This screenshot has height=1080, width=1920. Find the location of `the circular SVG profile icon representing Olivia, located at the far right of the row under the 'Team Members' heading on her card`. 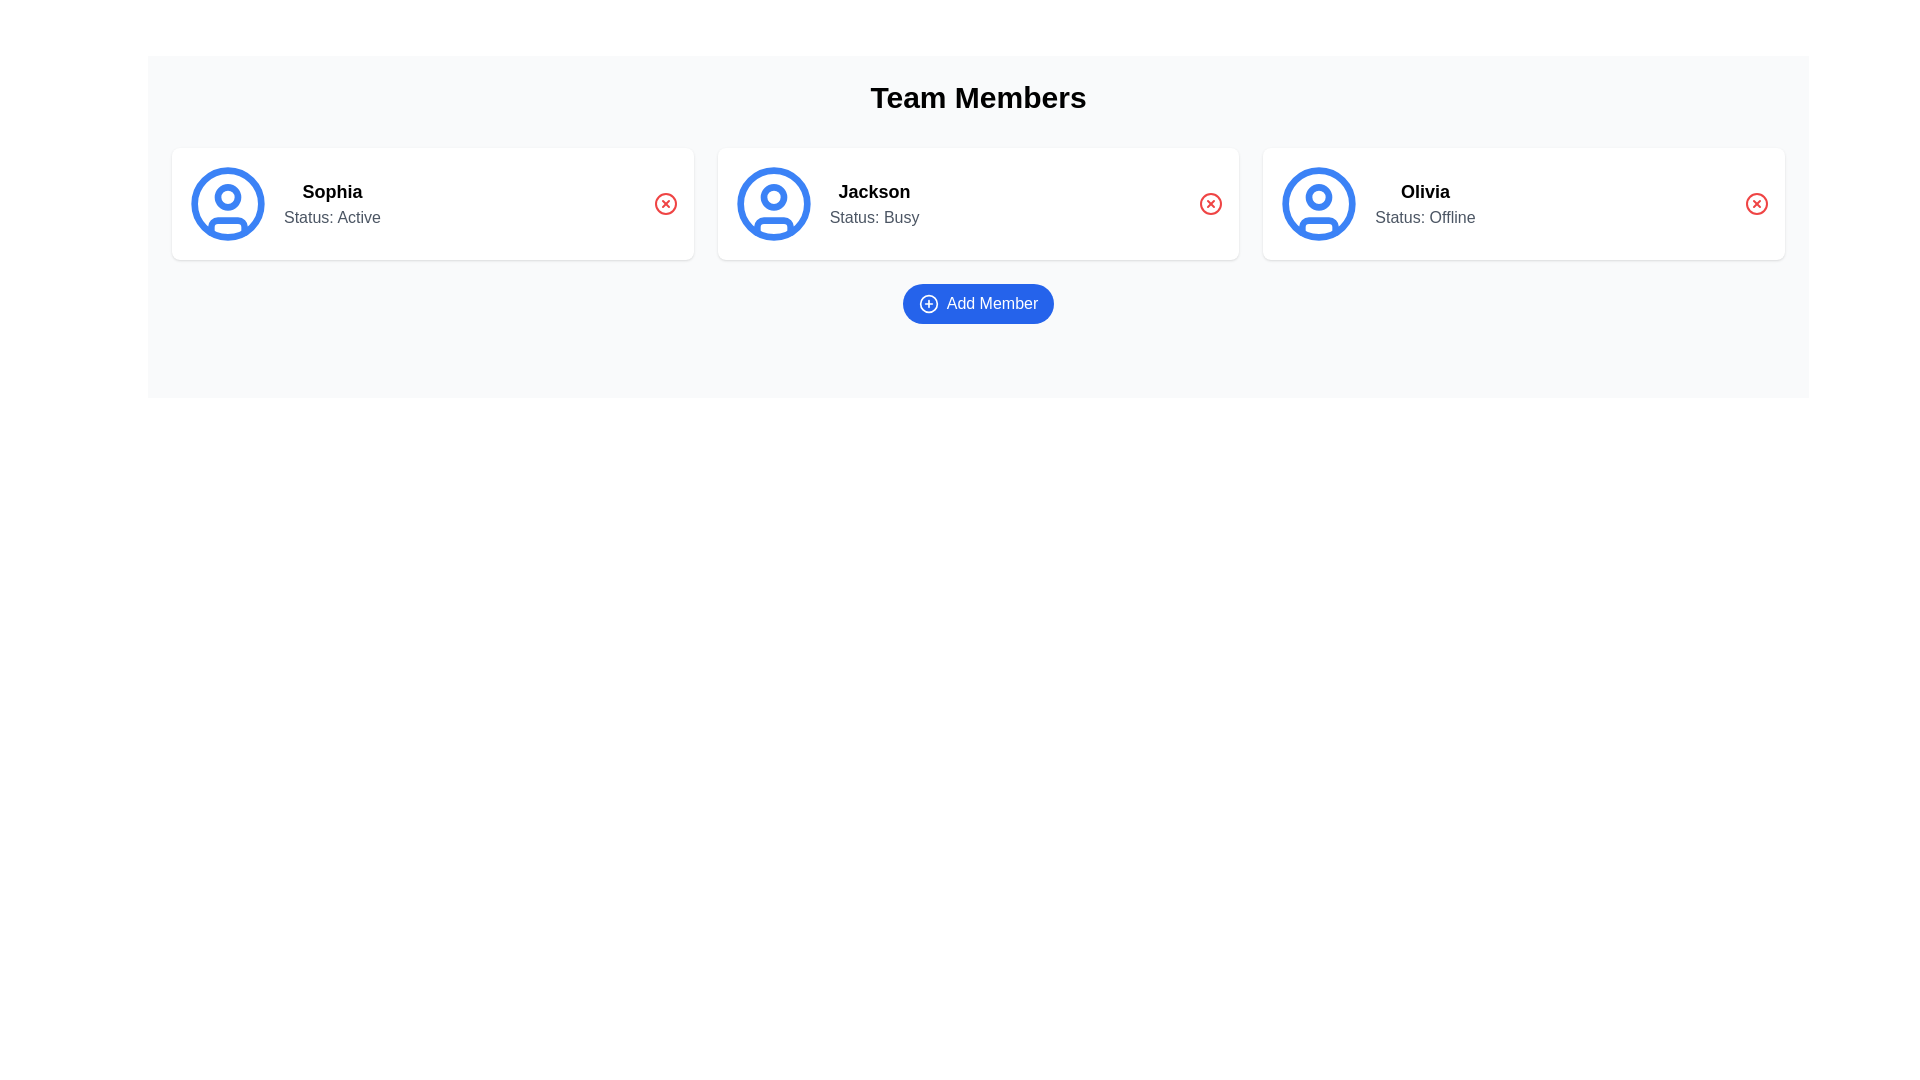

the circular SVG profile icon representing Olivia, located at the far right of the row under the 'Team Members' heading on her card is located at coordinates (1319, 204).